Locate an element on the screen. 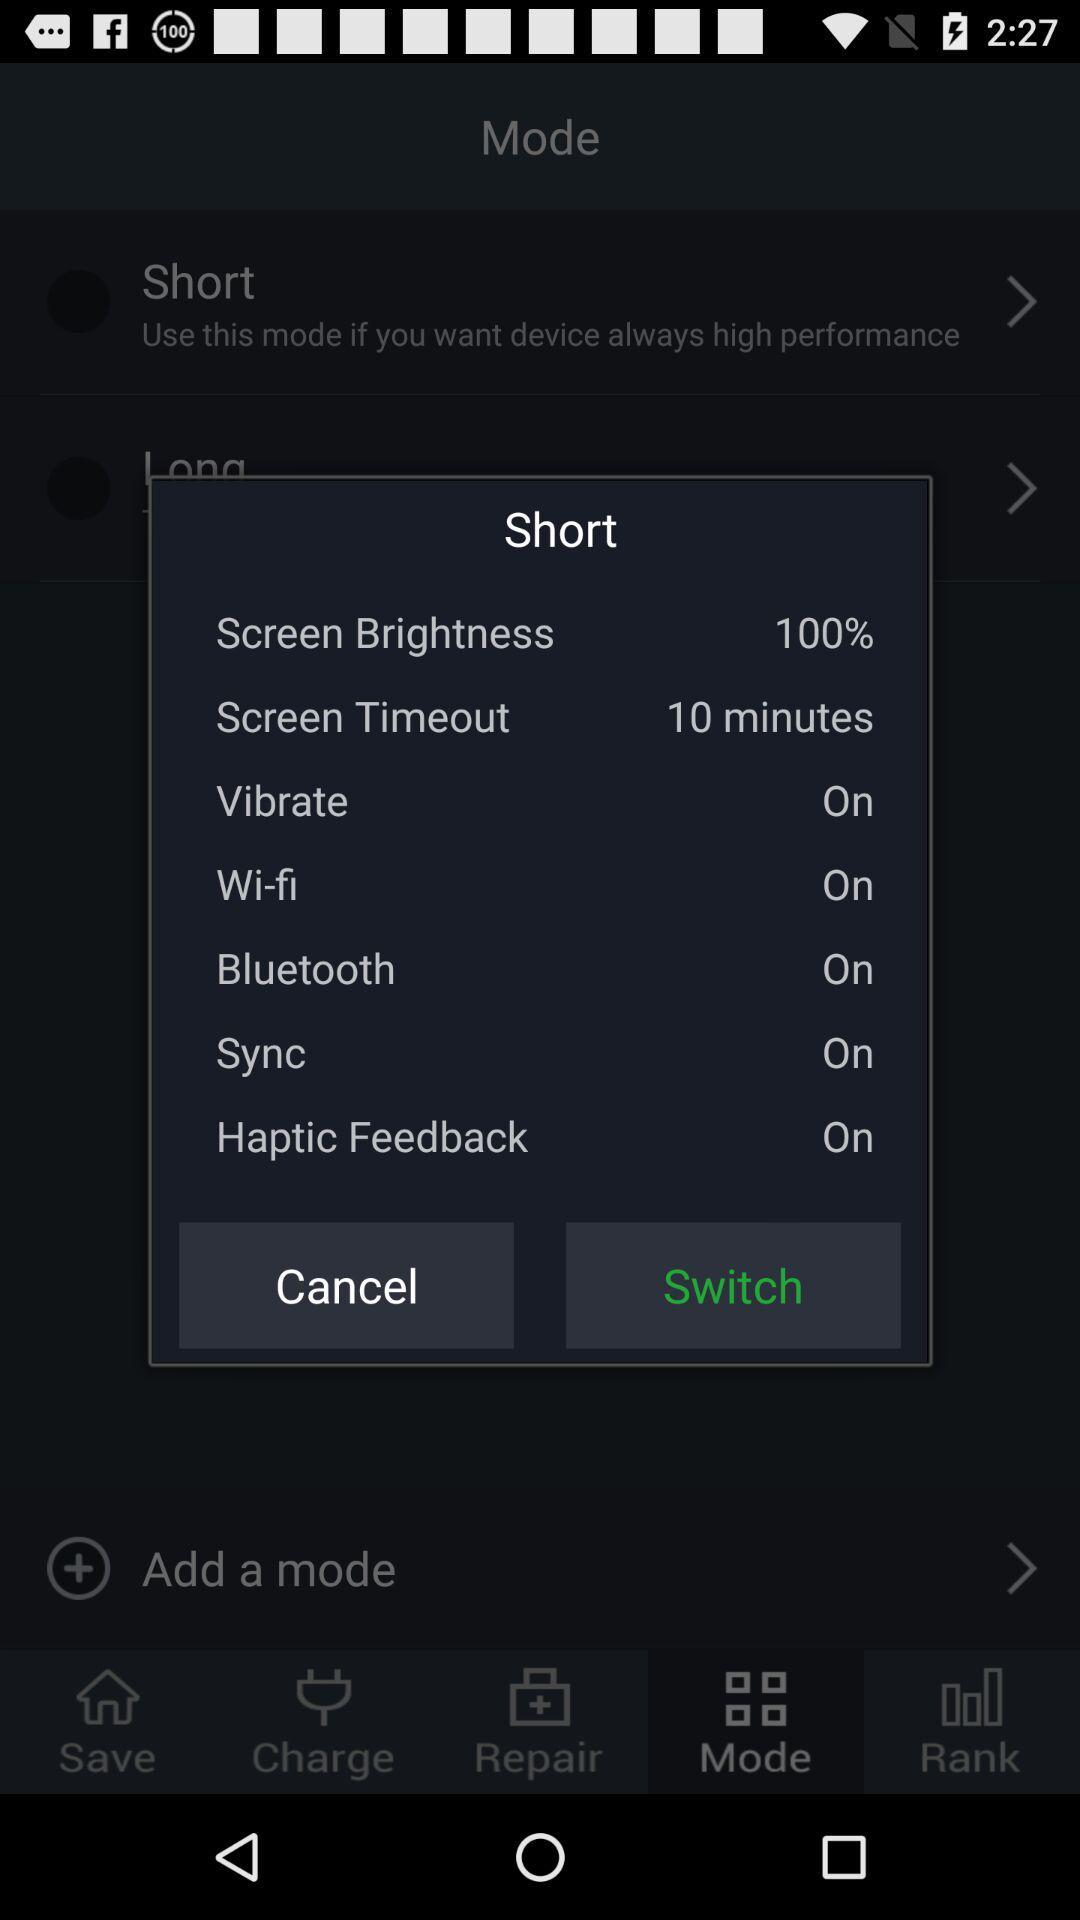 This screenshot has width=1080, height=1920. the icon to the left of switch icon is located at coordinates (345, 1285).